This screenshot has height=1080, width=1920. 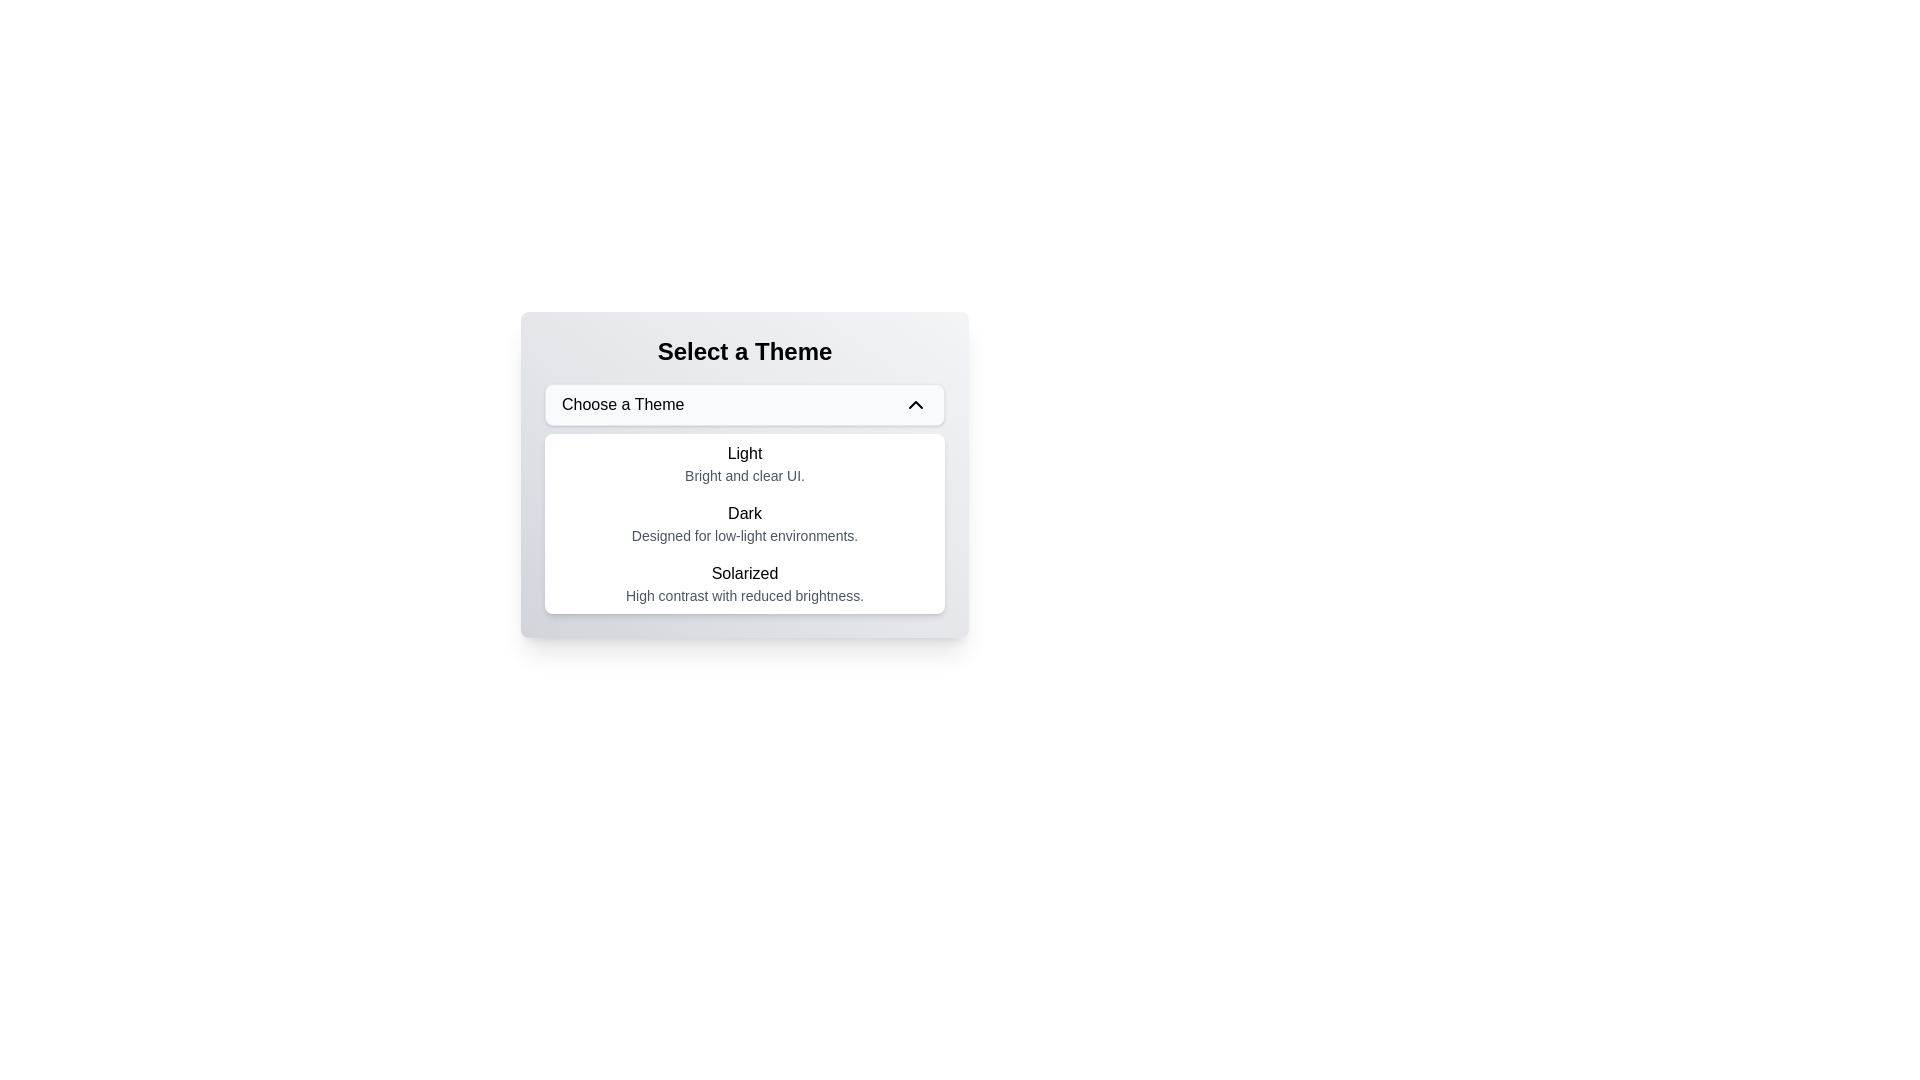 I want to click on the dropdown menu for theme selection located in the 'Select a Theme' box, so click(x=743, y=497).